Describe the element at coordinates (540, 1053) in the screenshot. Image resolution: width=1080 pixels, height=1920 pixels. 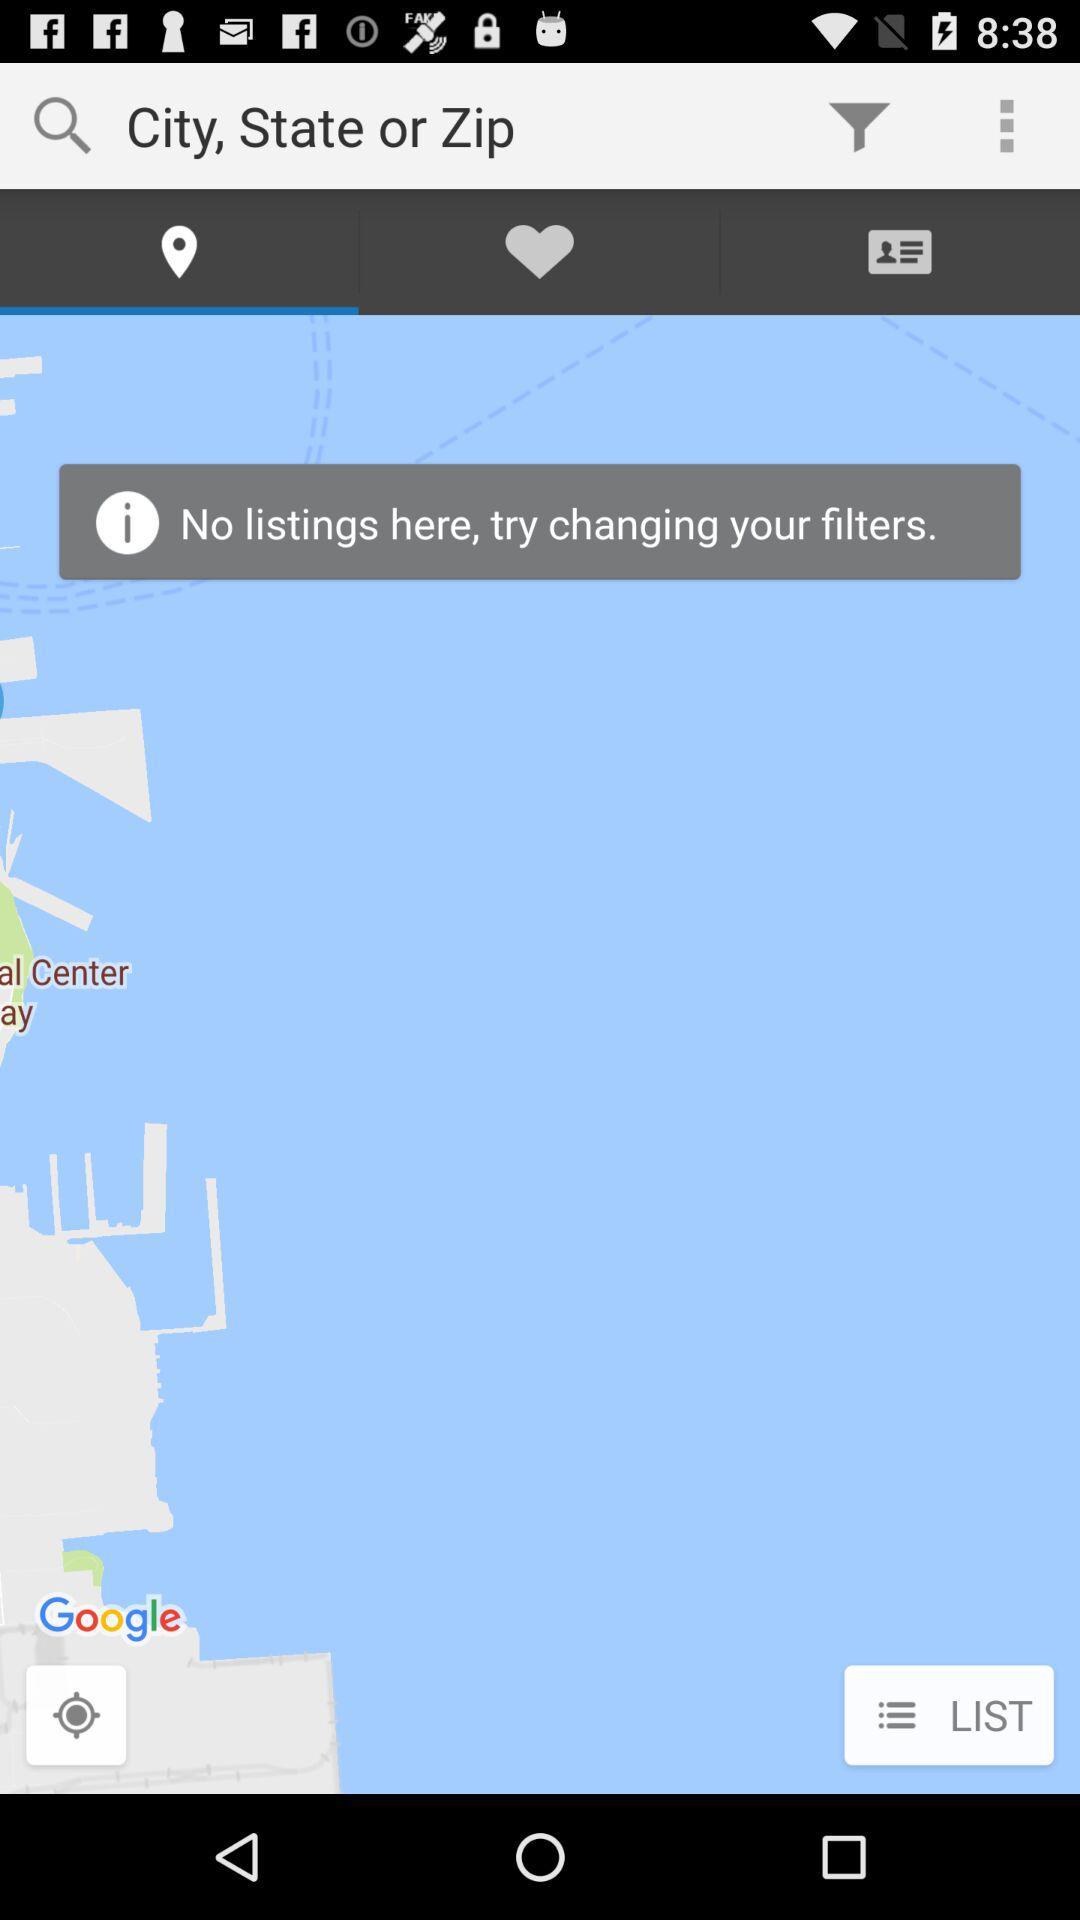
I see `item at the center` at that location.